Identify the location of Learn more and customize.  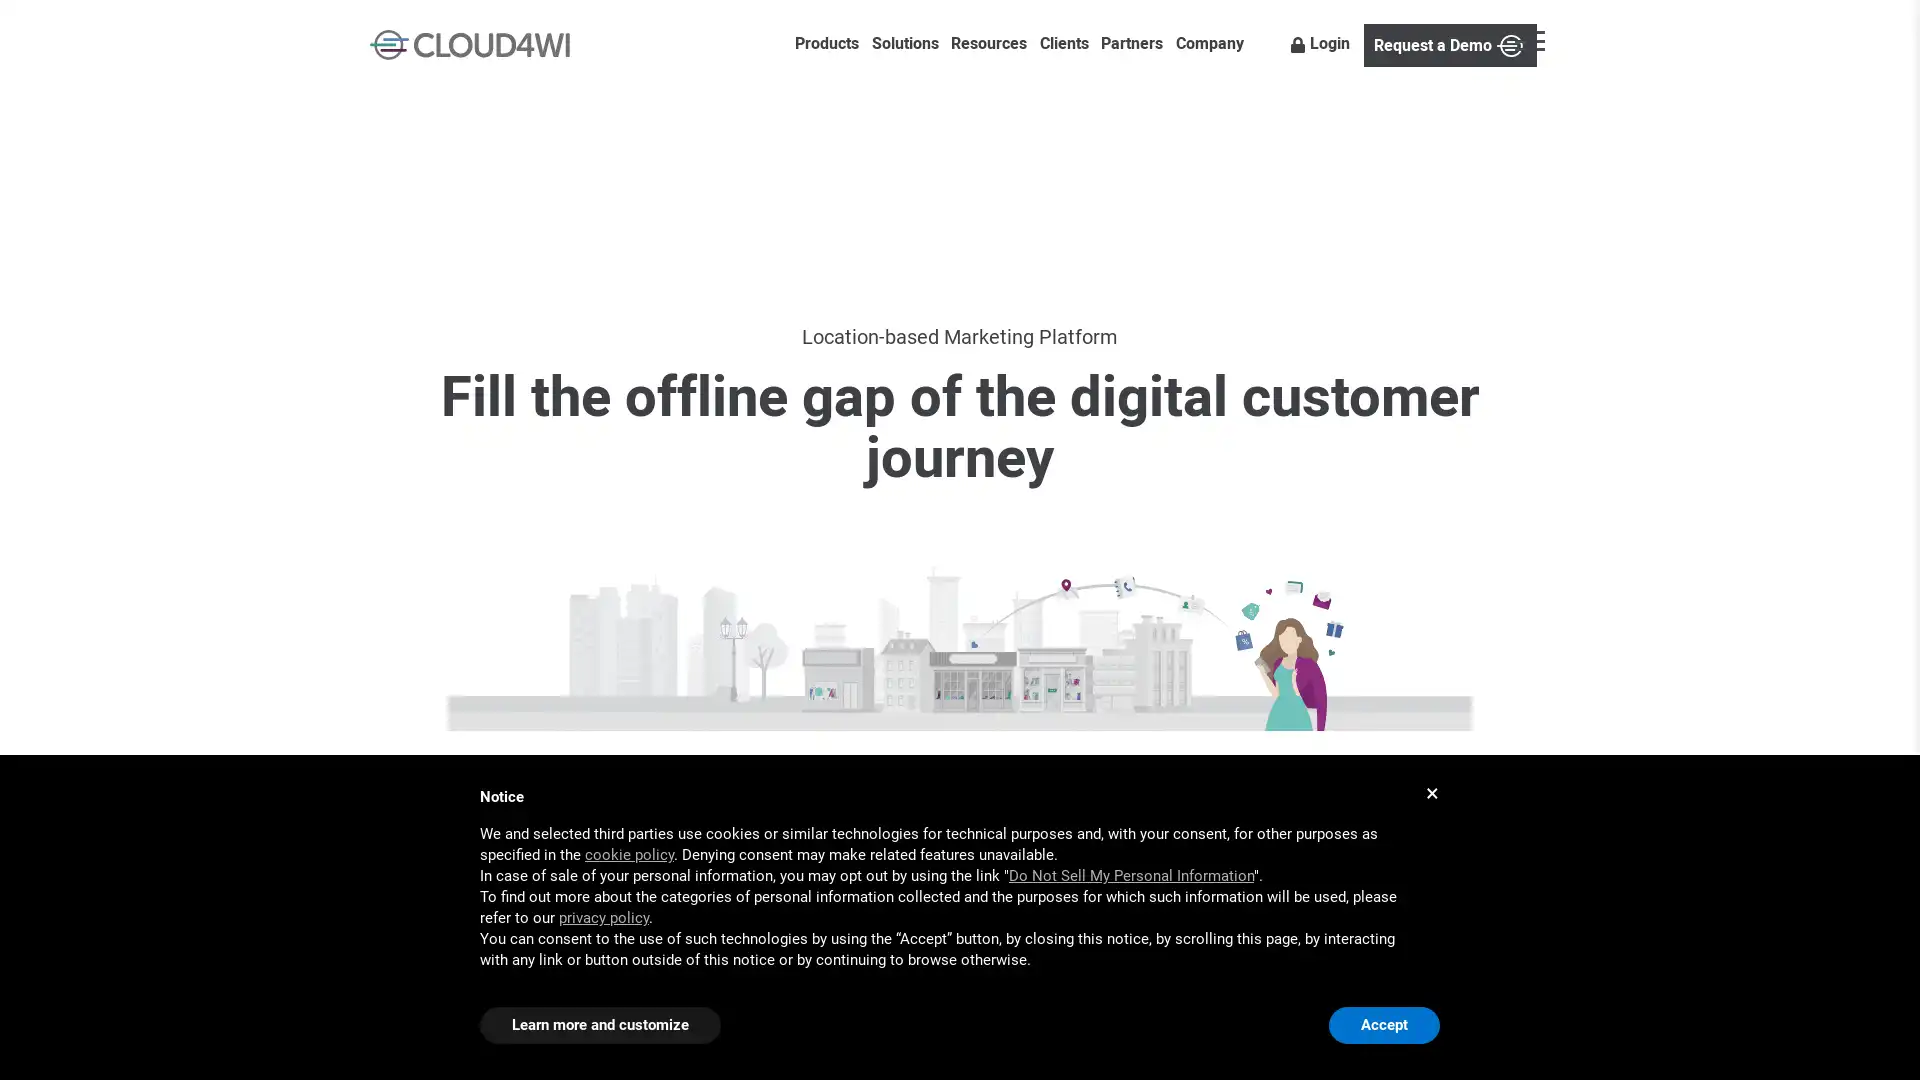
(599, 1025).